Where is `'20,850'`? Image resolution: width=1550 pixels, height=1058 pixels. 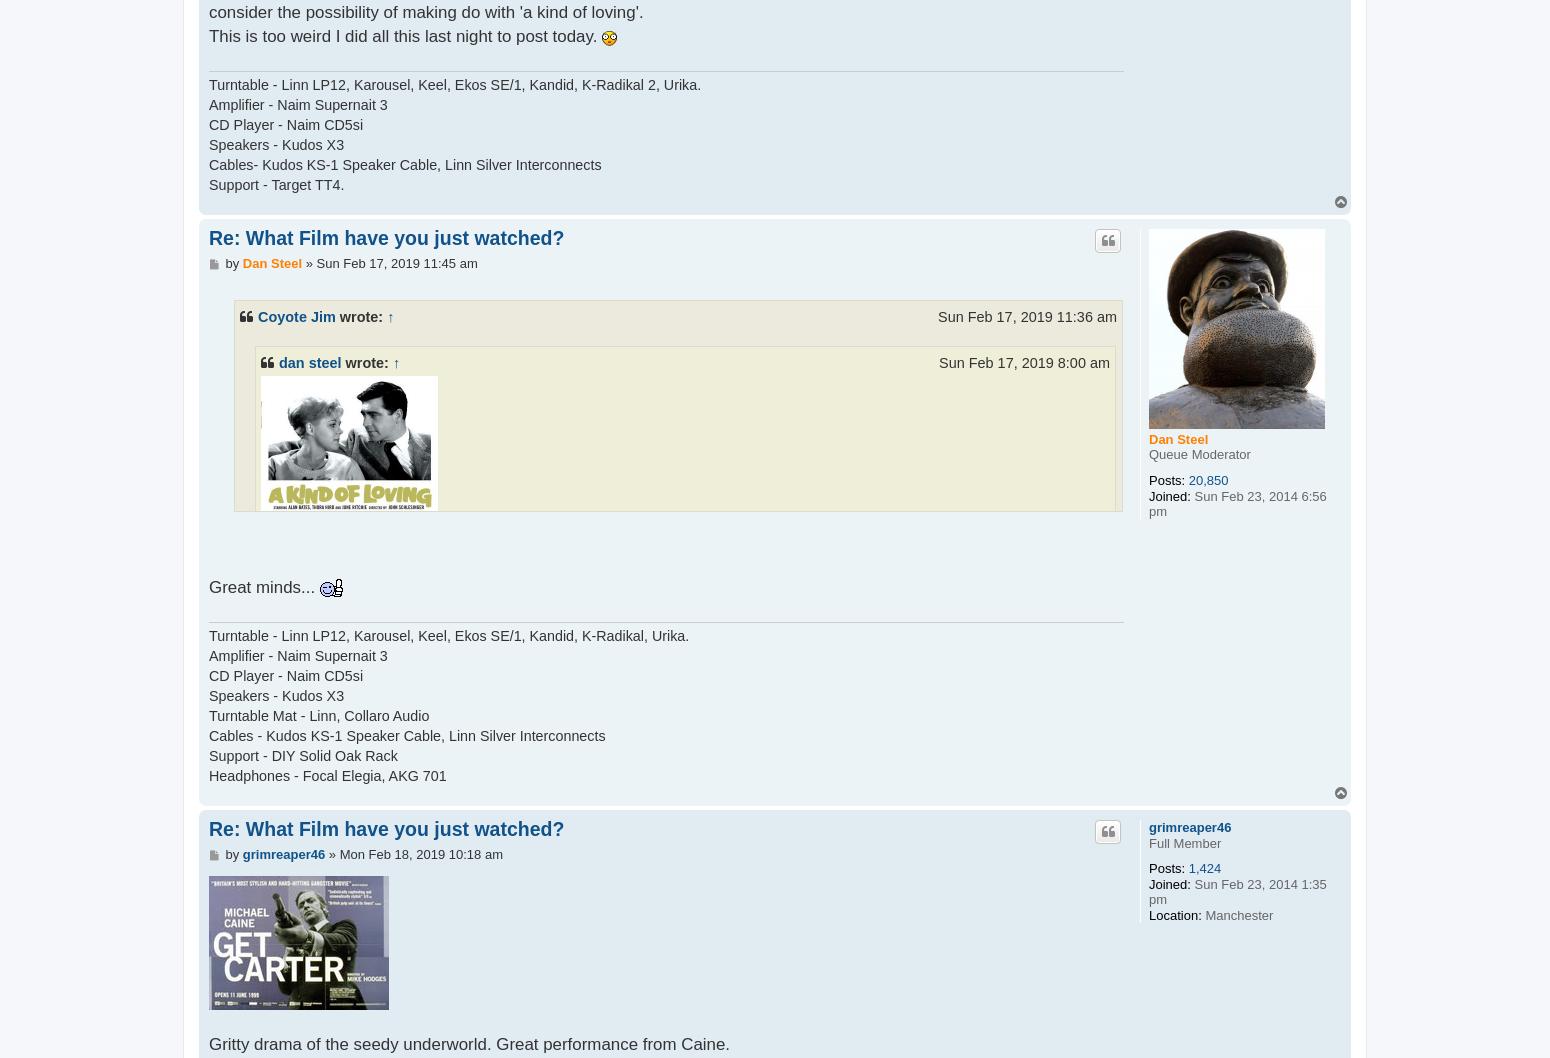
'20,850' is located at coordinates (1208, 479).